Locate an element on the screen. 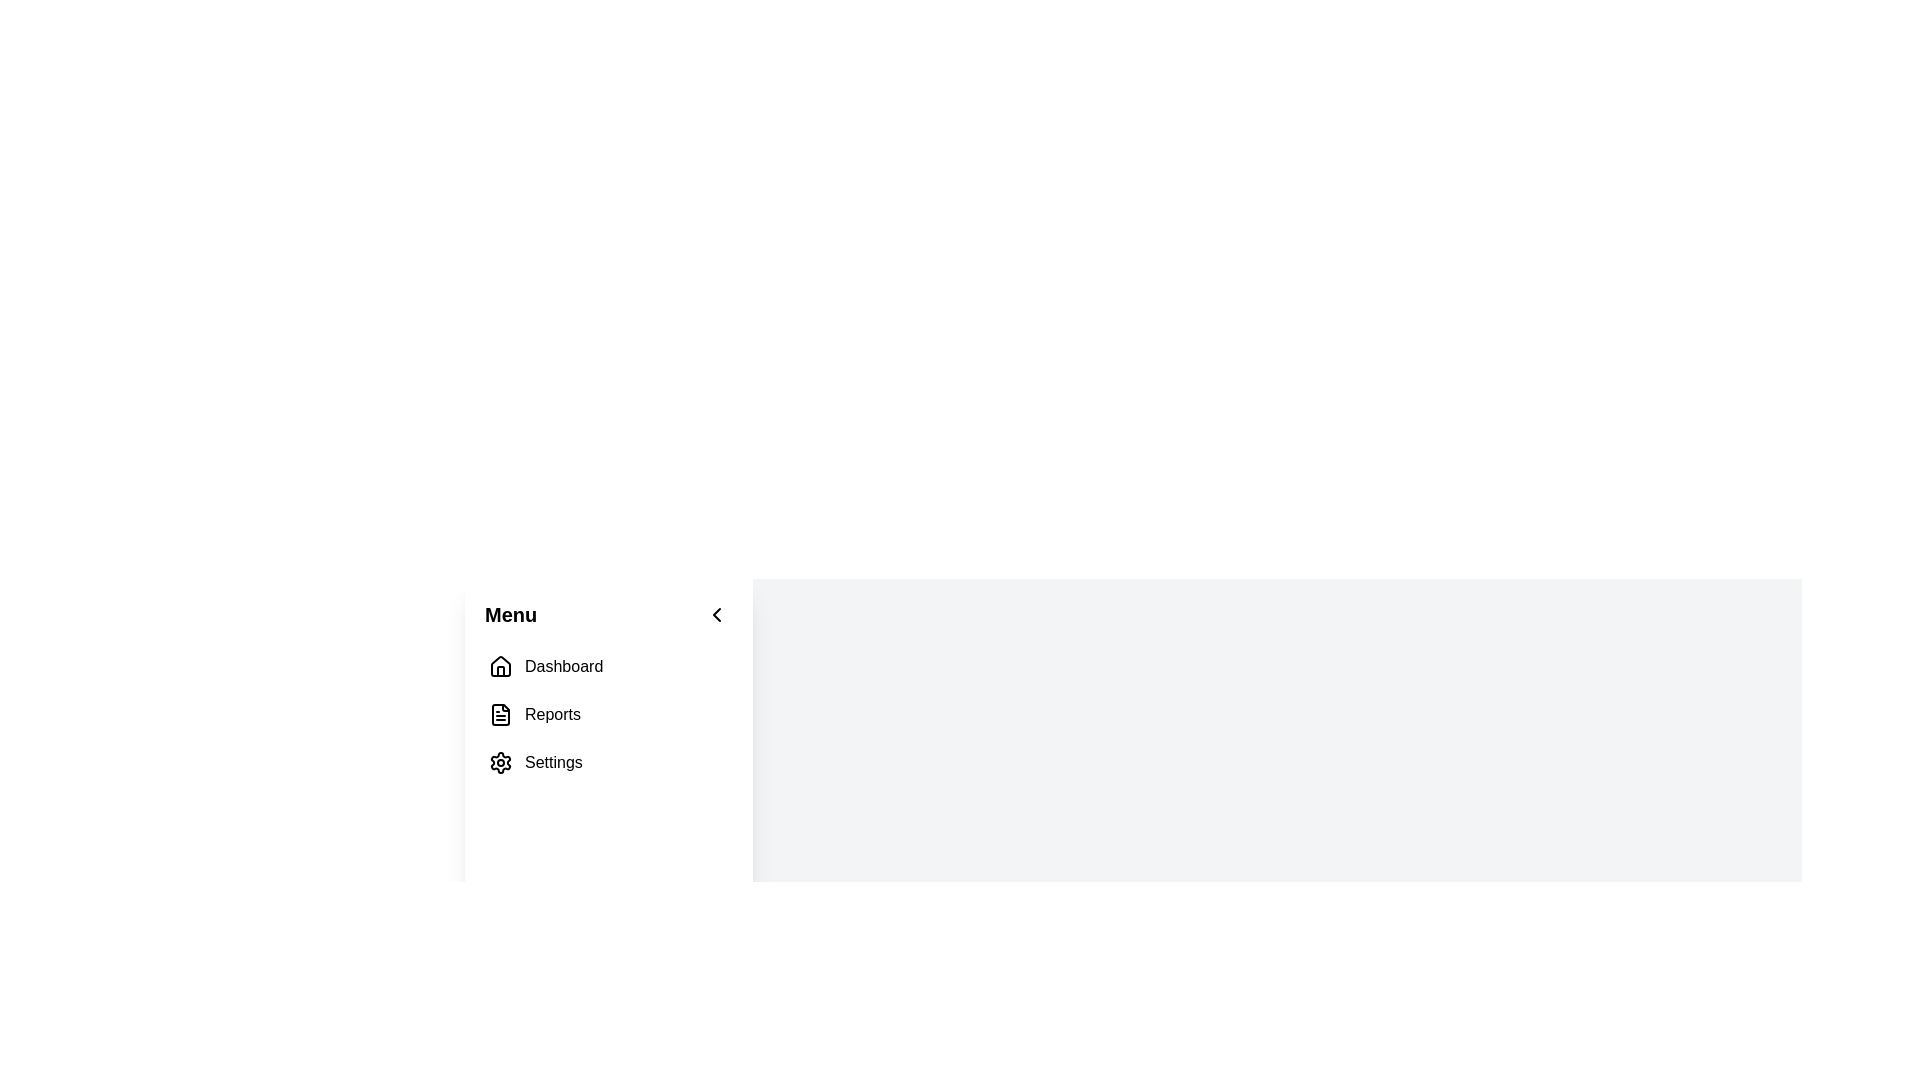  'Settings' navigation link, which is styled with a gear icon and is the third item in the vertical sidebar menu, located below the 'Dashboard' and 'Reports' items is located at coordinates (608, 763).